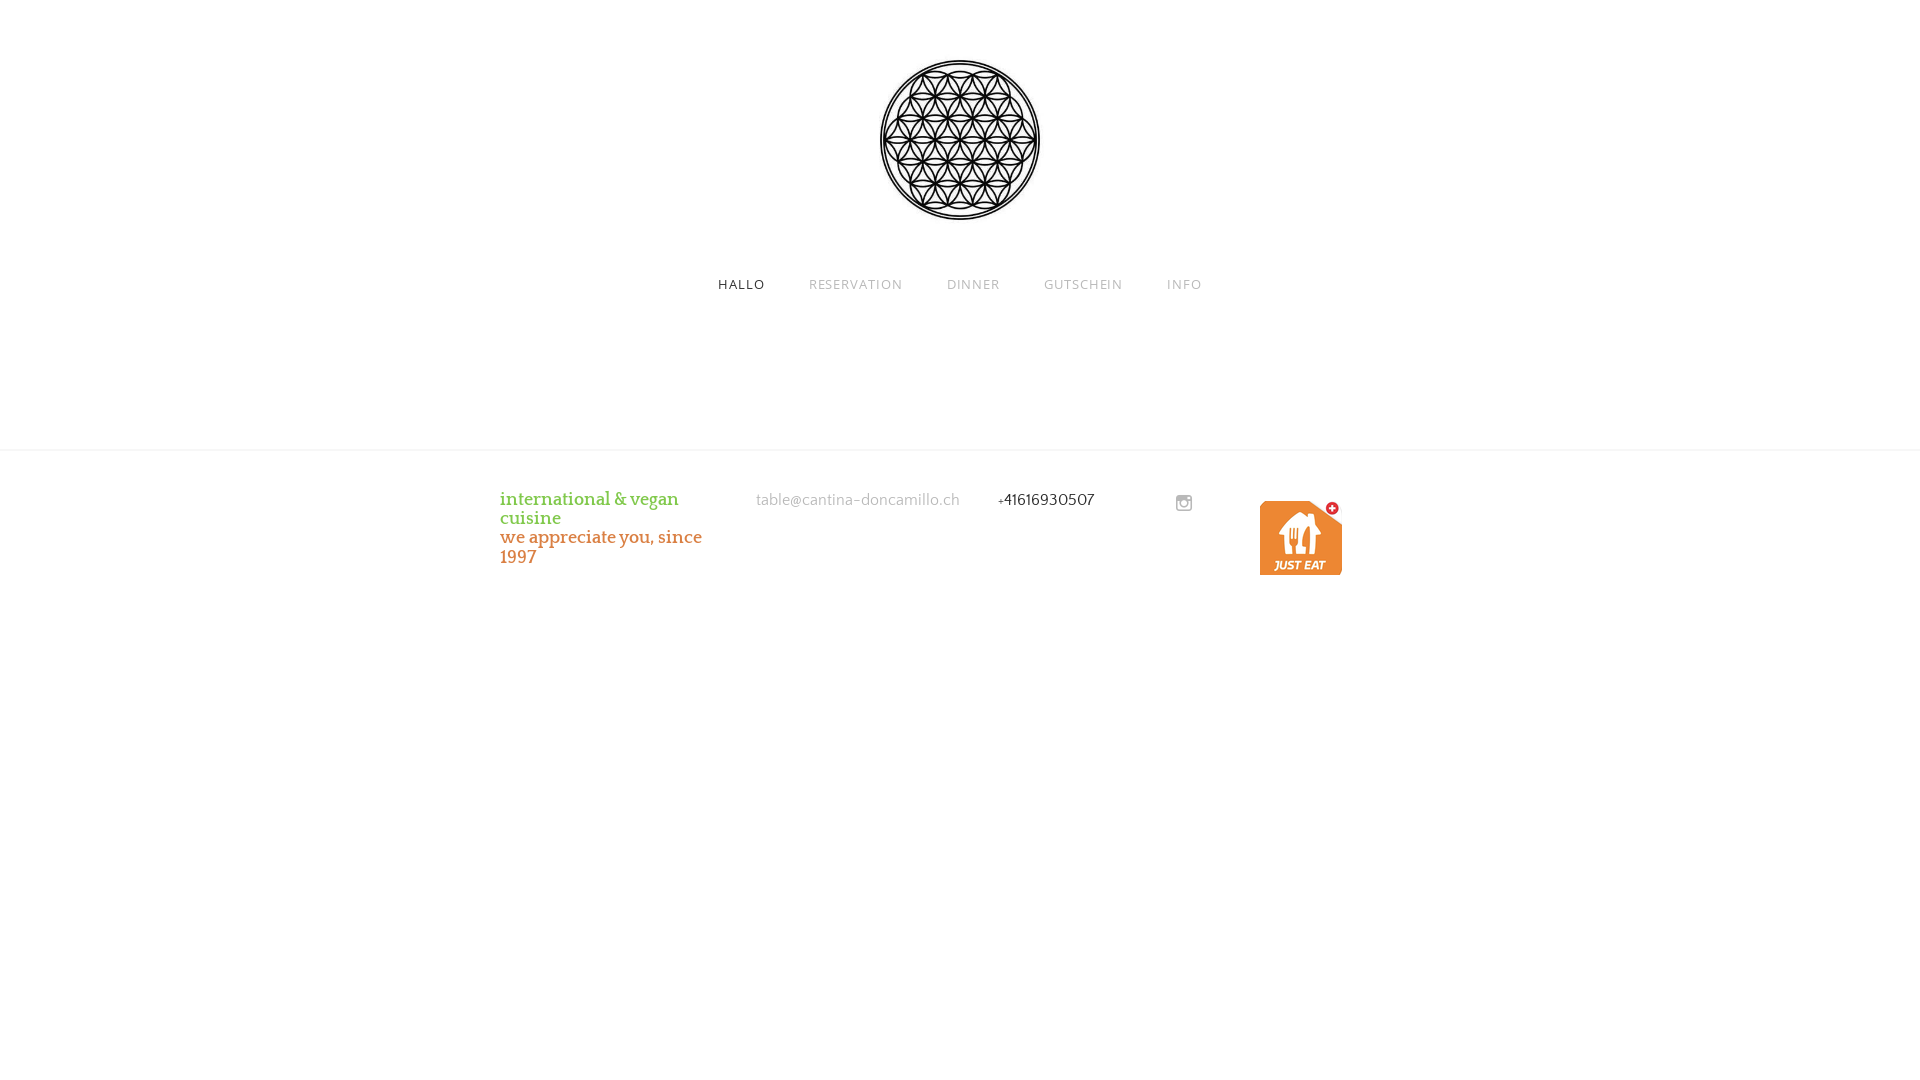 The width and height of the screenshot is (1920, 1080). I want to click on 'DINNER', so click(973, 284).